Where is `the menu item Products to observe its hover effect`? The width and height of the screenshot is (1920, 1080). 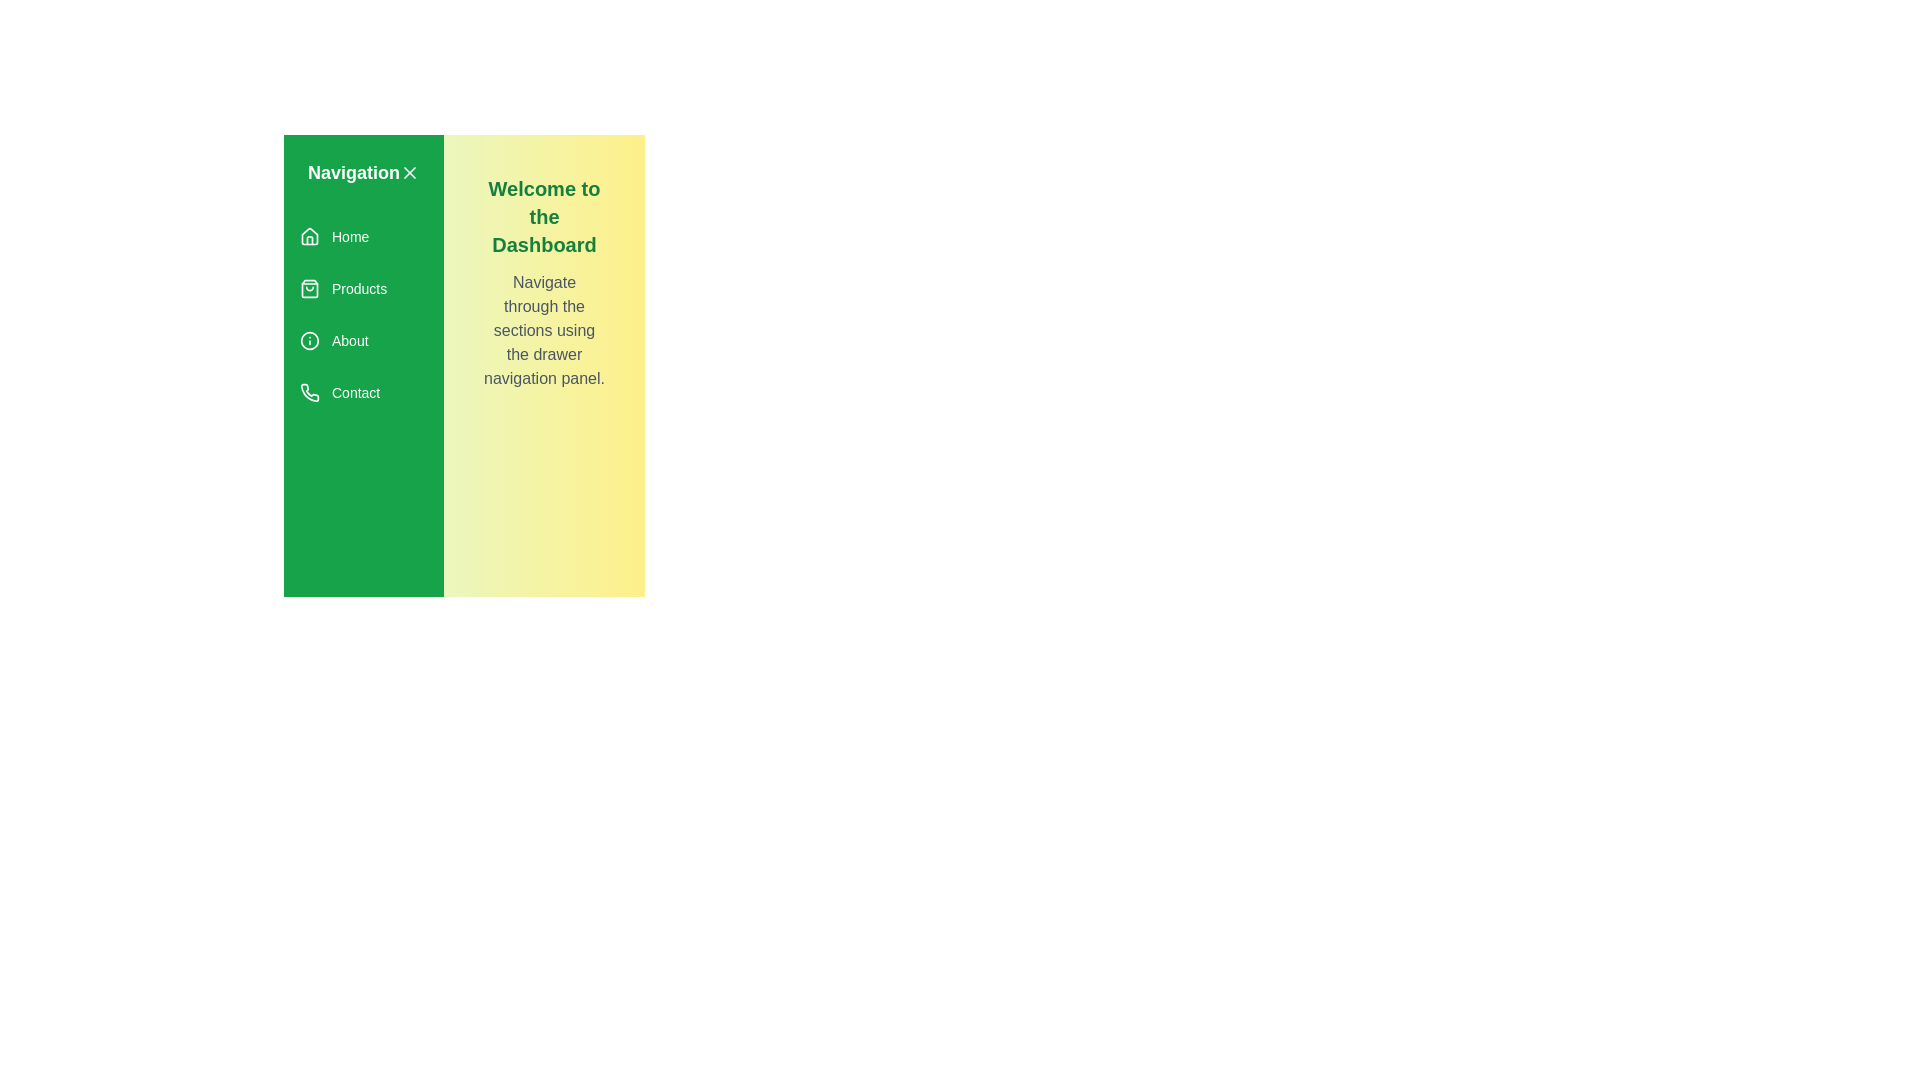
the menu item Products to observe its hover effect is located at coordinates (364, 289).